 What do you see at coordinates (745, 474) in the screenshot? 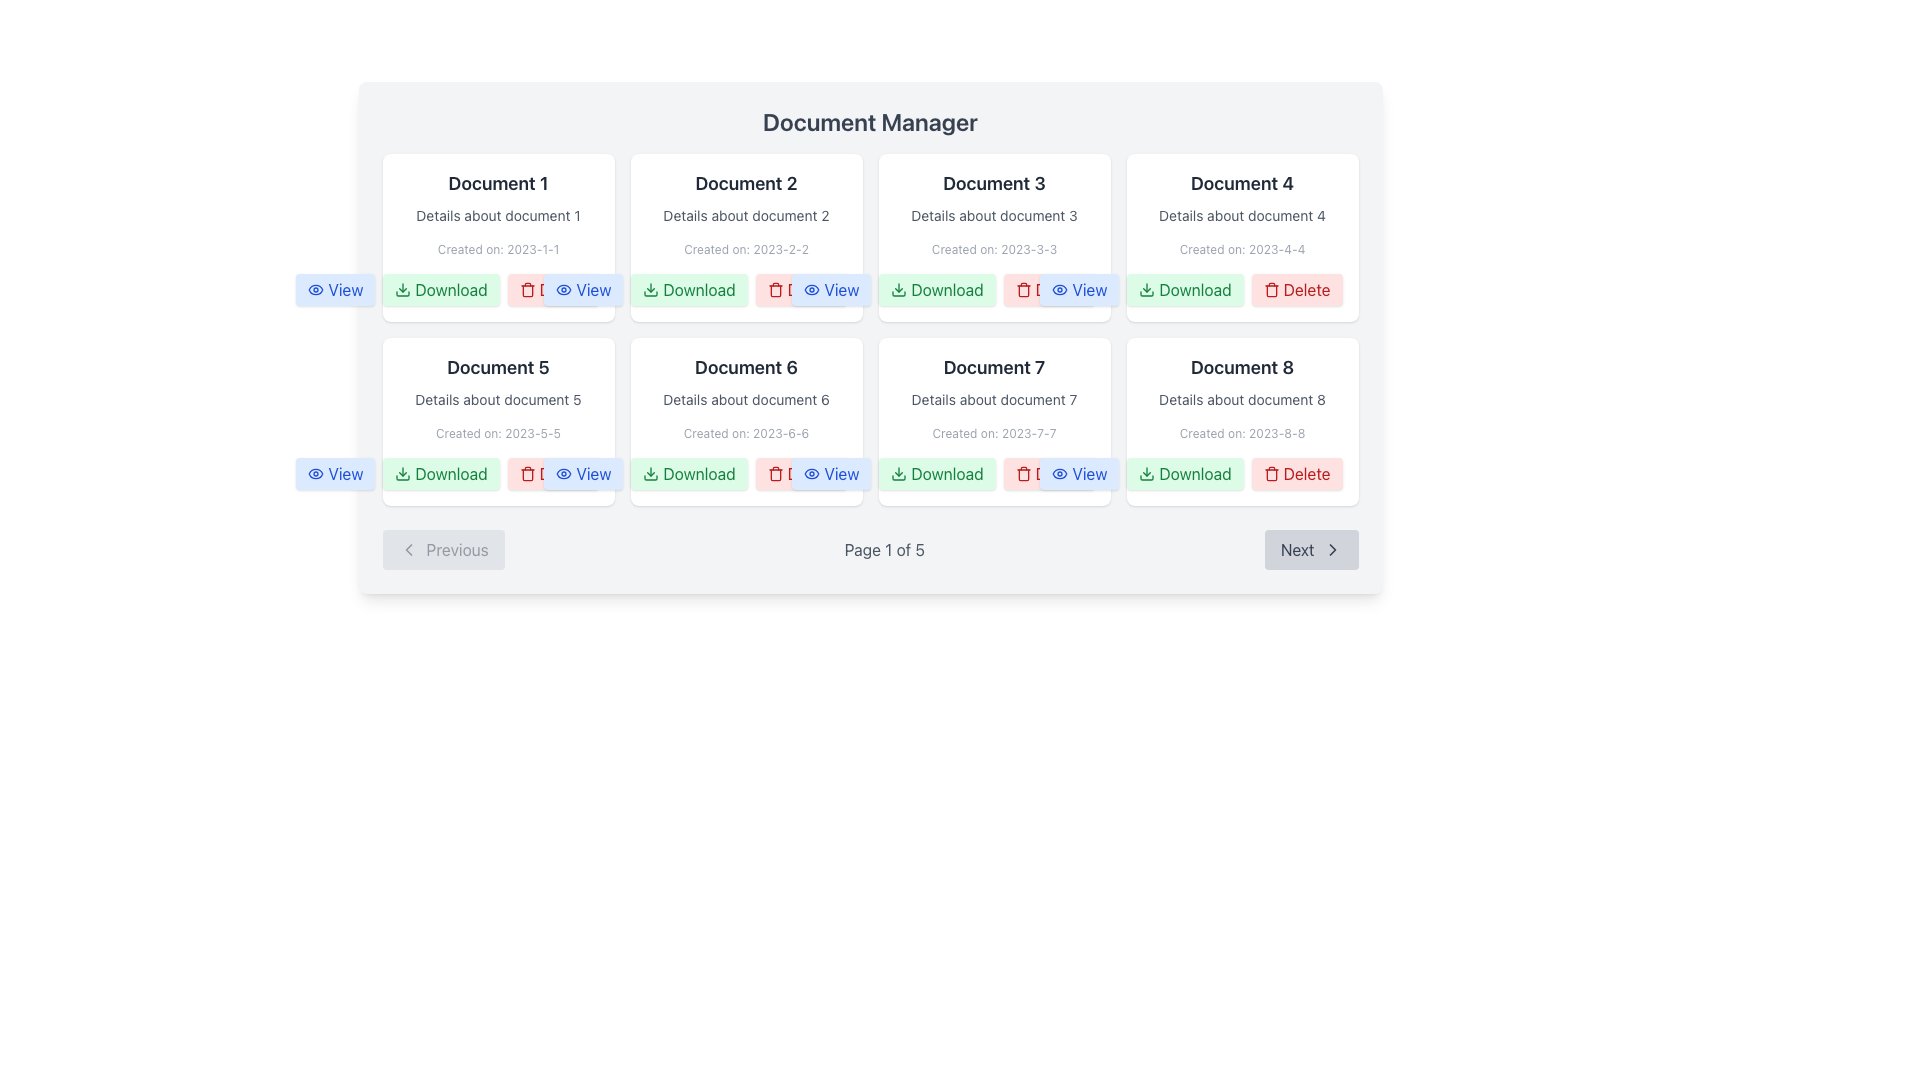
I see `the 'Download', 'Delete', or 'View' button` at bounding box center [745, 474].